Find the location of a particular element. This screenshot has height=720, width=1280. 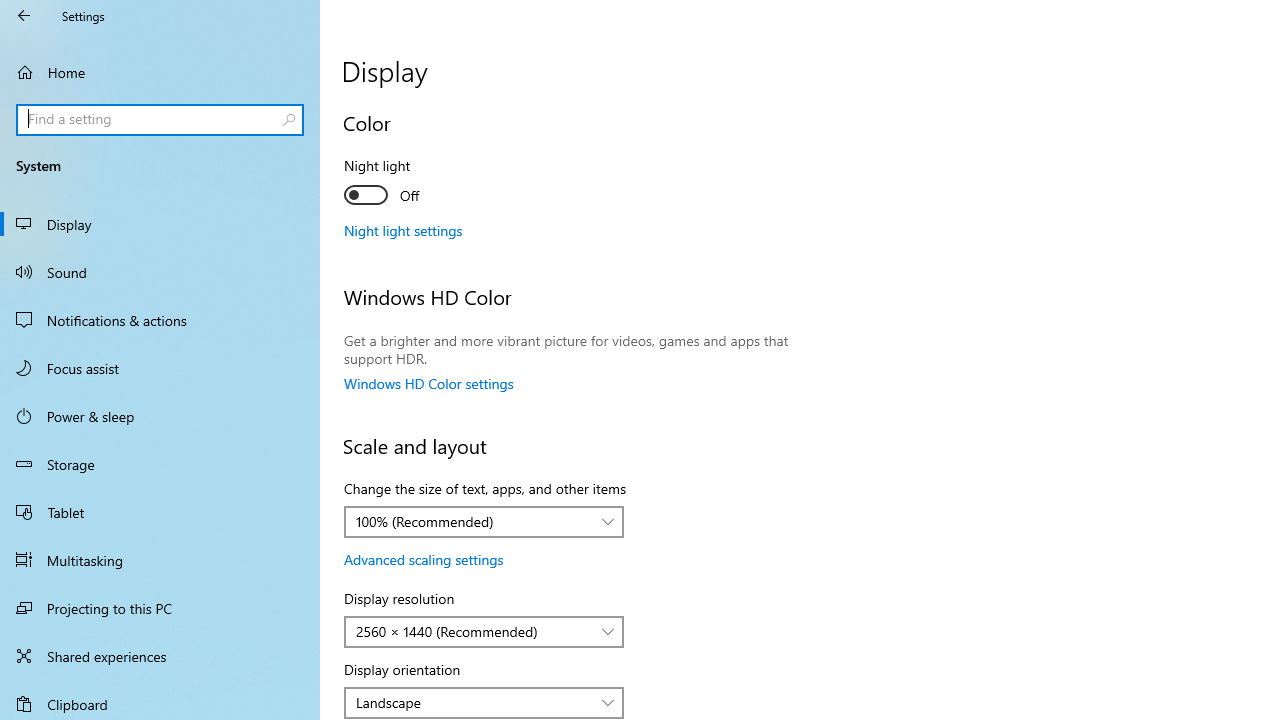

'Projecting to this PC' is located at coordinates (160, 607).